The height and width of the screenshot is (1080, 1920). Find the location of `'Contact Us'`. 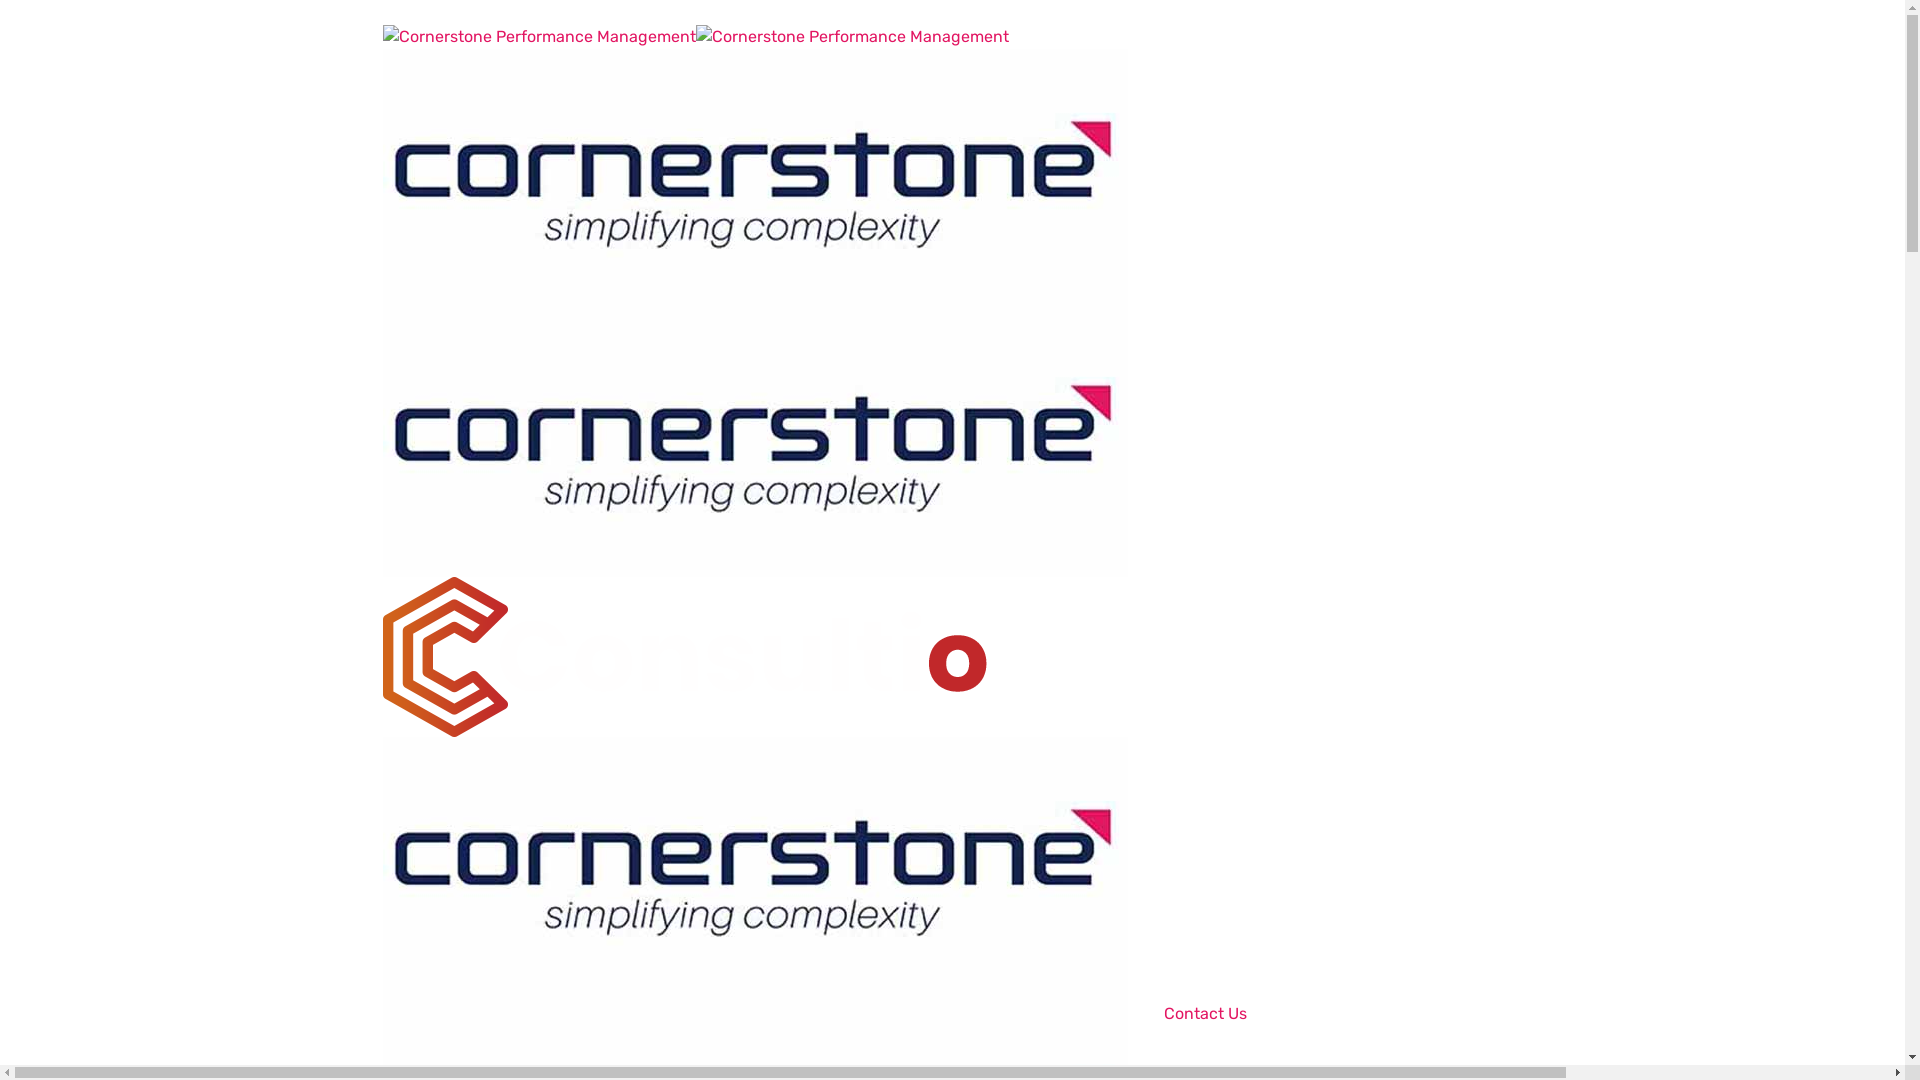

'Contact Us' is located at coordinates (1204, 1014).